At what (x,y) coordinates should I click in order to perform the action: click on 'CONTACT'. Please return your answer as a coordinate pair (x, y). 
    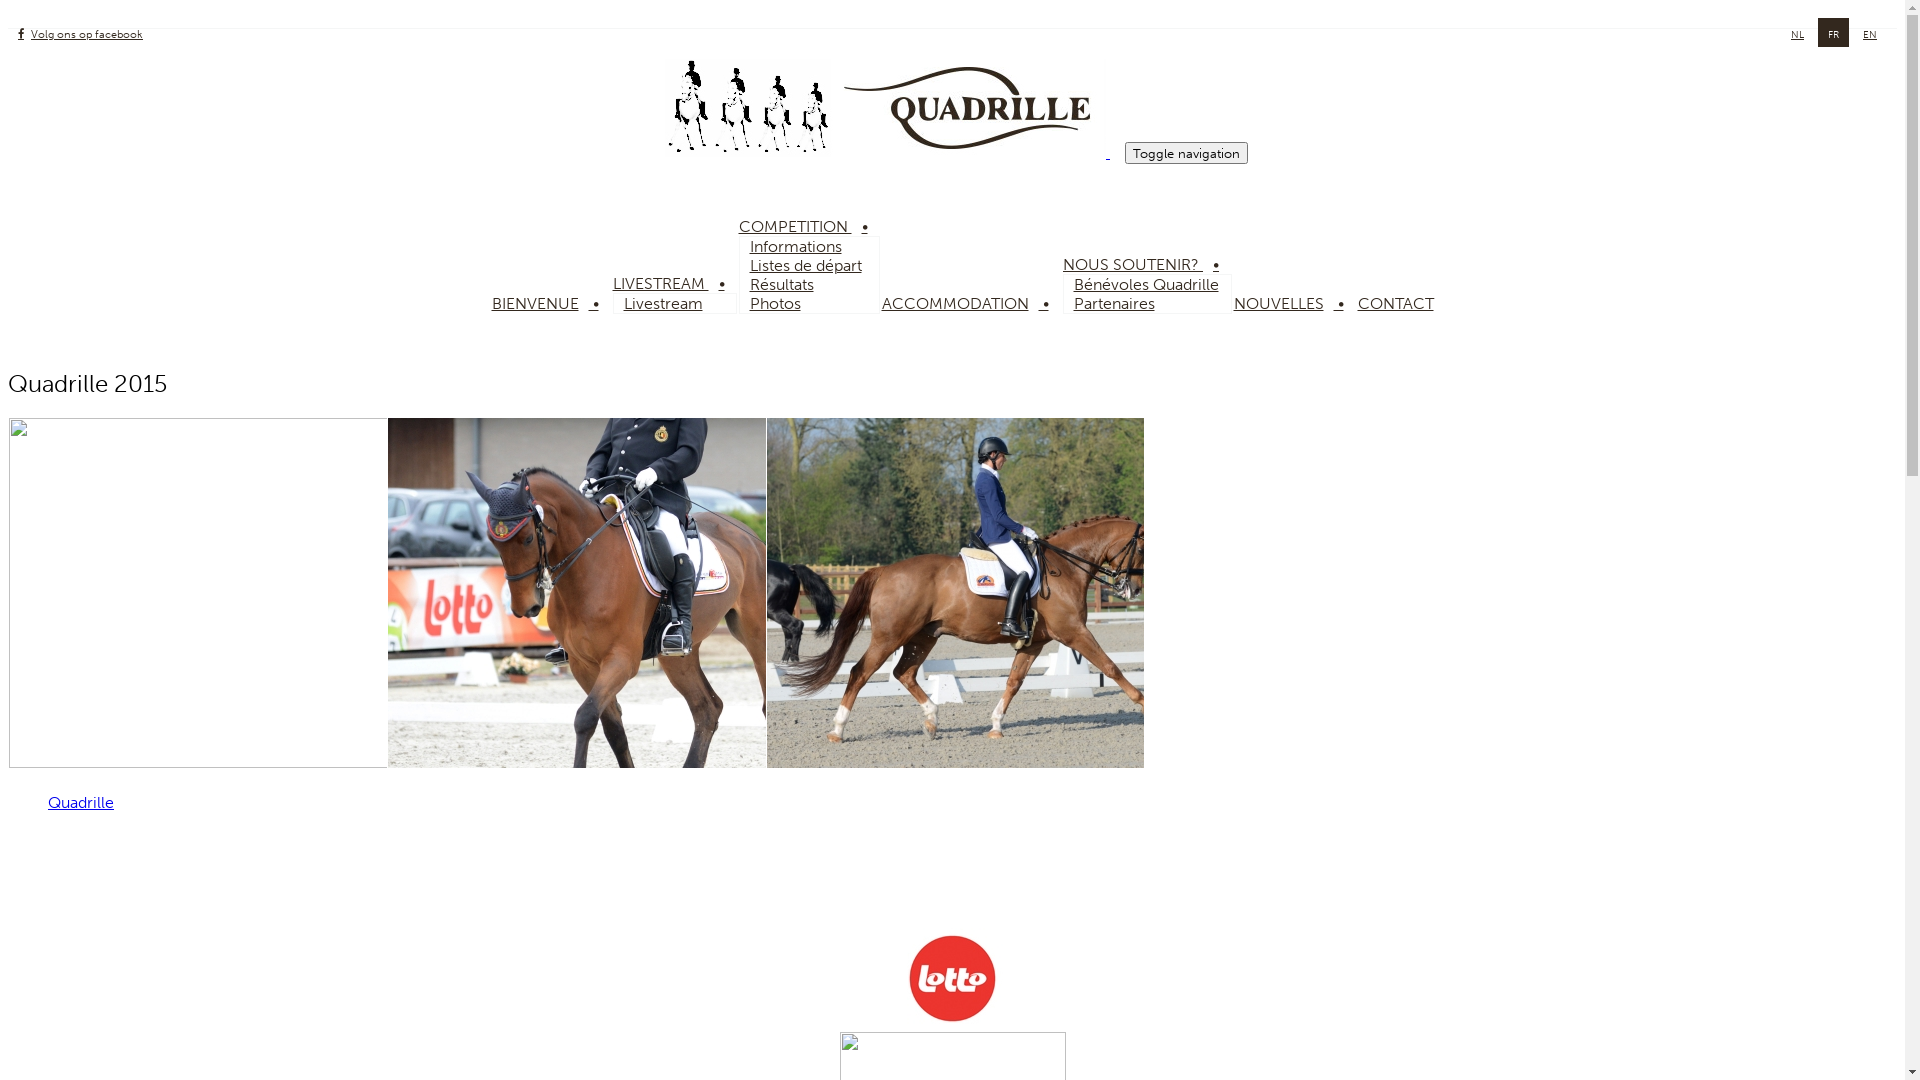
    Looking at the image, I should click on (1405, 303).